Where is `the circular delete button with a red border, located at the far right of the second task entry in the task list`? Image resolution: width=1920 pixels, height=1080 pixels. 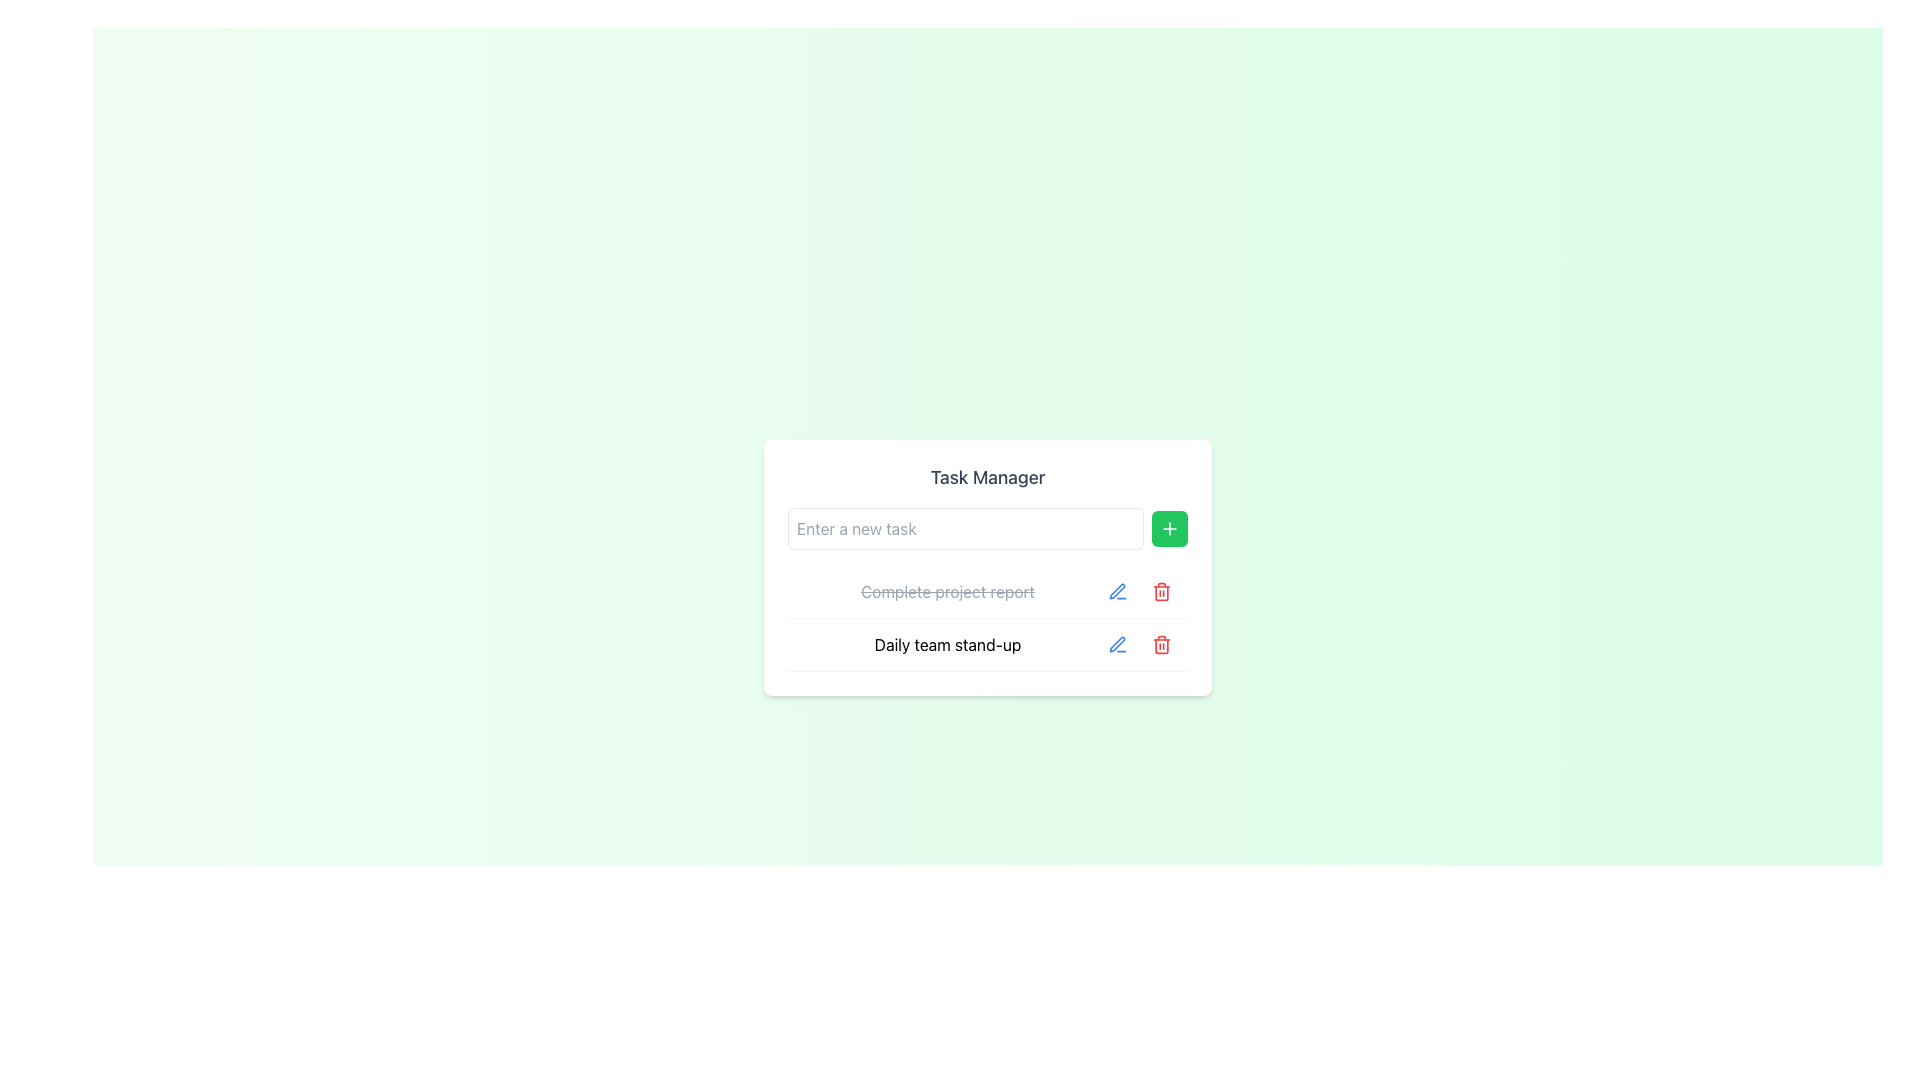
the circular delete button with a red border, located at the far right of the second task entry in the task list is located at coordinates (1161, 644).